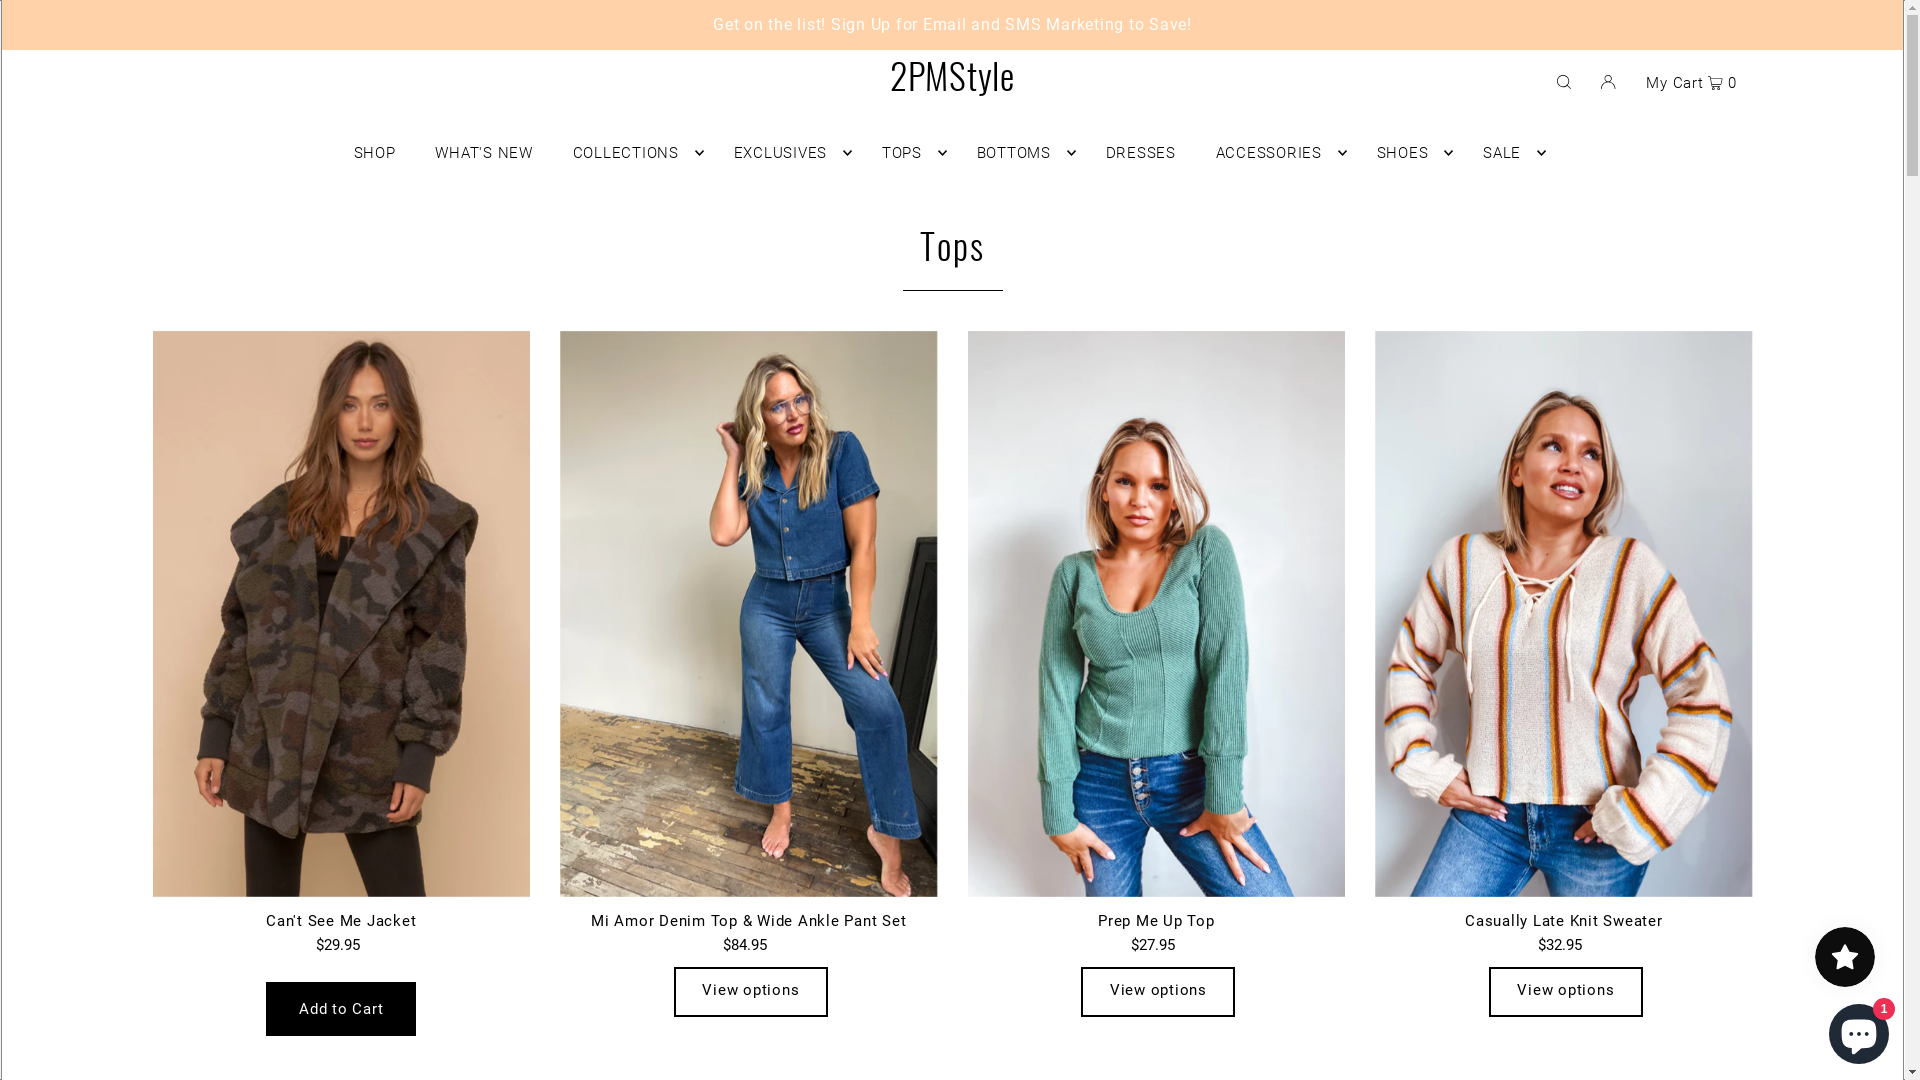  What do you see at coordinates (374, 152) in the screenshot?
I see `'SHOP'` at bounding box center [374, 152].